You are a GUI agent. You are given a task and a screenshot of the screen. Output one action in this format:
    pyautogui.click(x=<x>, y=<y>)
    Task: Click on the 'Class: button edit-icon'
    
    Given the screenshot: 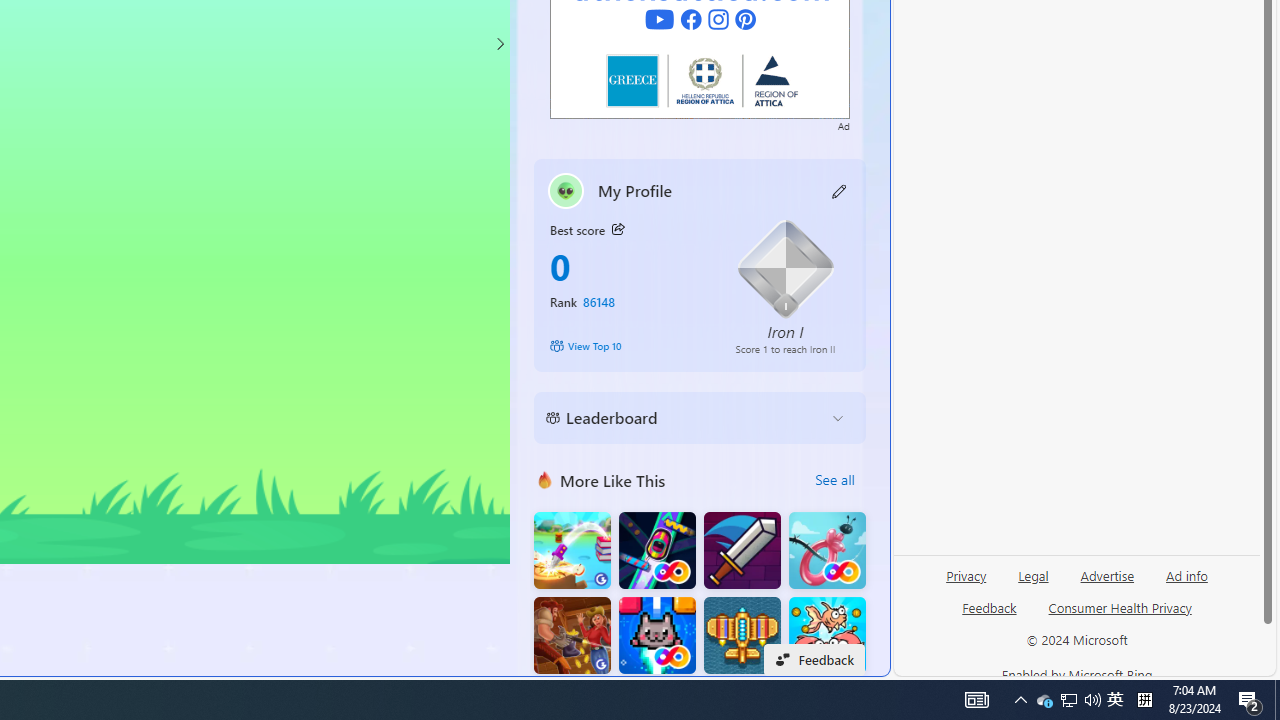 What is the action you would take?
    pyautogui.click(x=839, y=190)
    